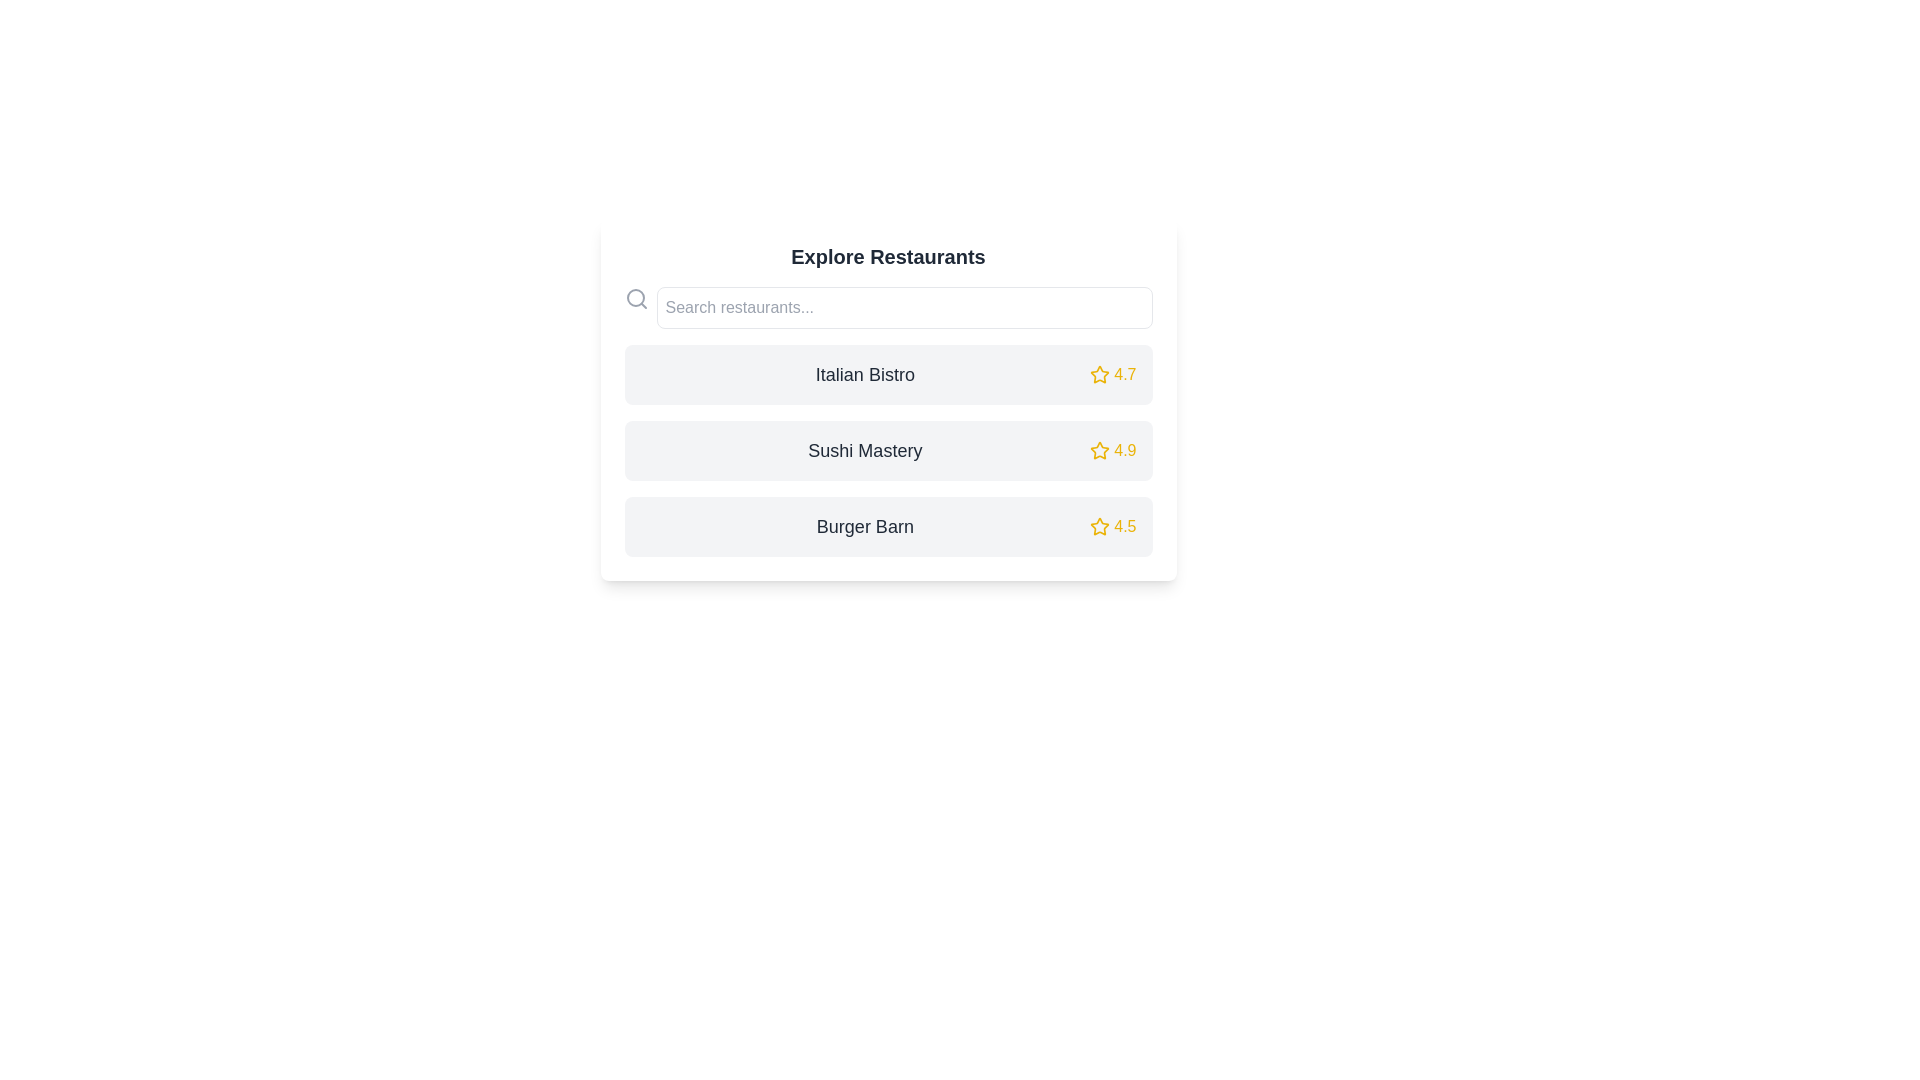 The width and height of the screenshot is (1920, 1080). I want to click on the 'Burger Barn' text label located in the third row of the restaurant listing under 'Explore Restaurants', so click(865, 526).